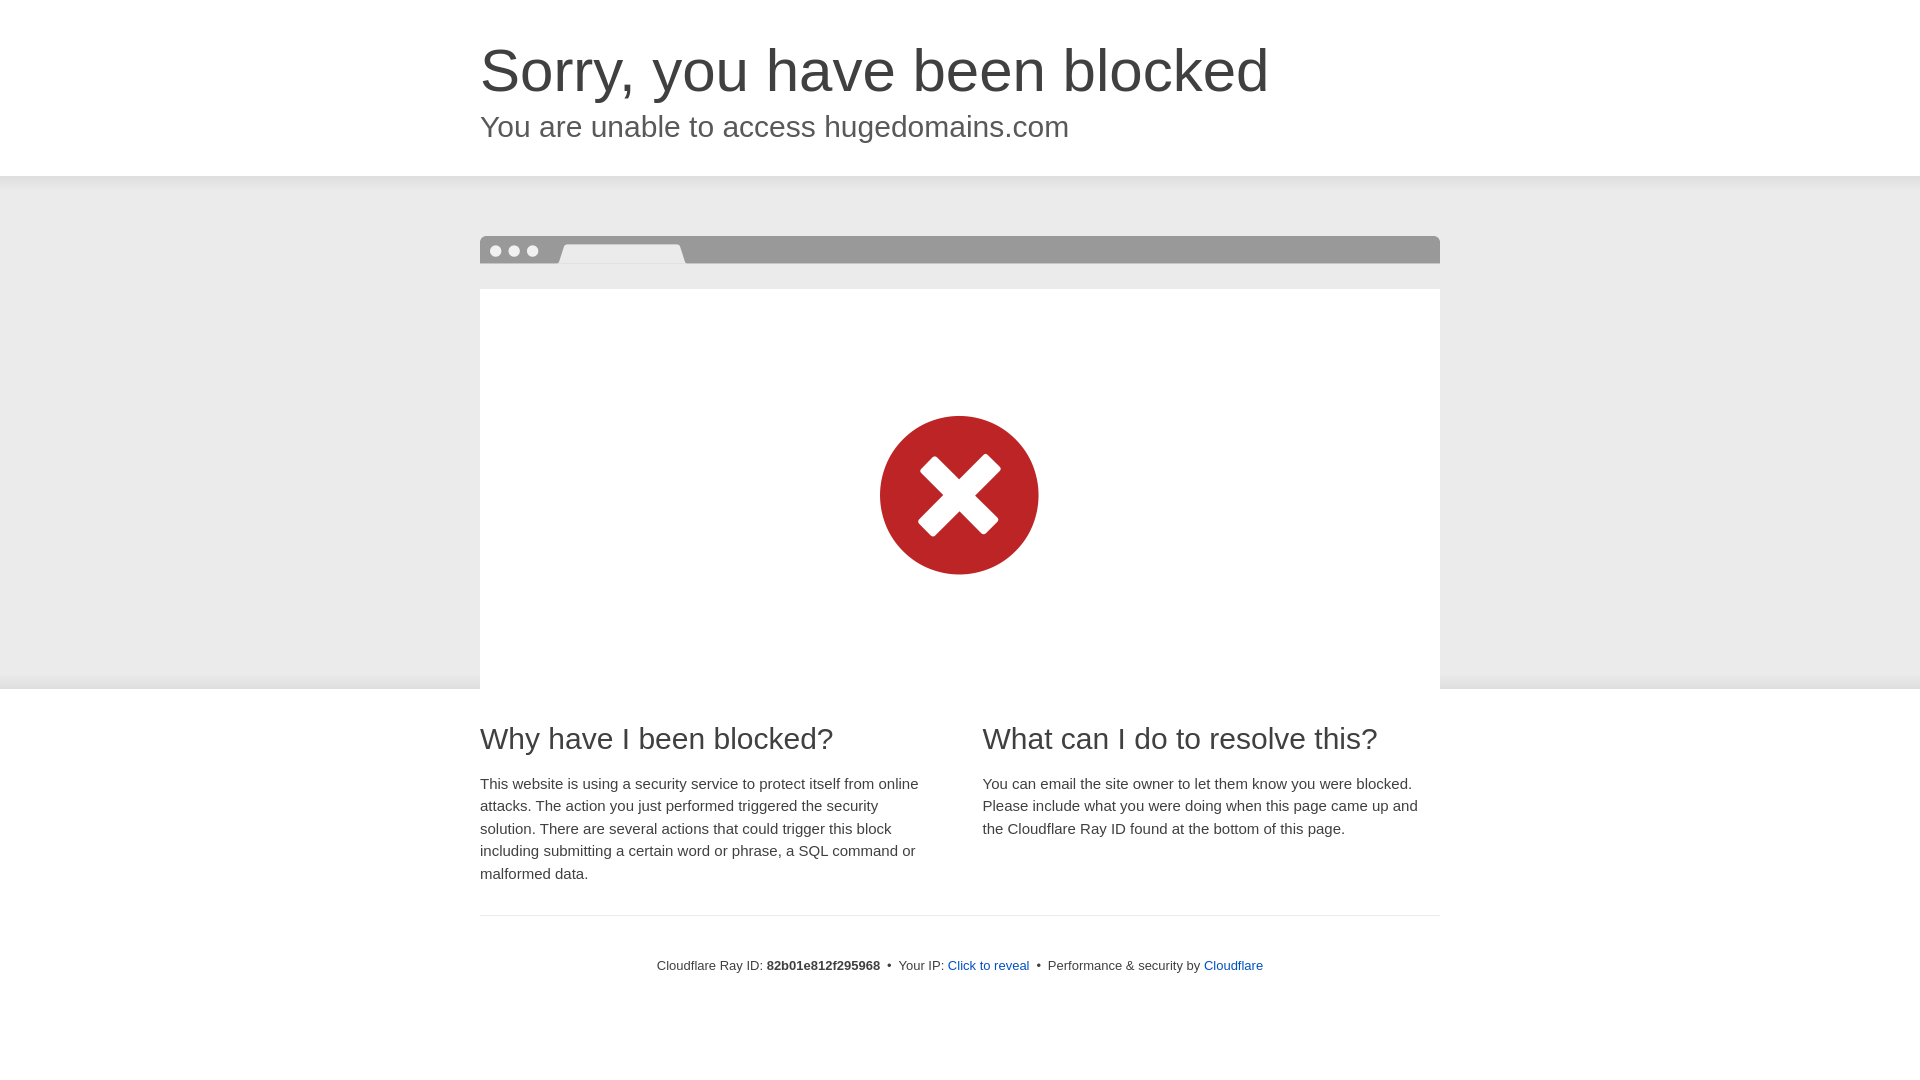  Describe the element at coordinates (988, 964) in the screenshot. I see `'Click to reveal'` at that location.